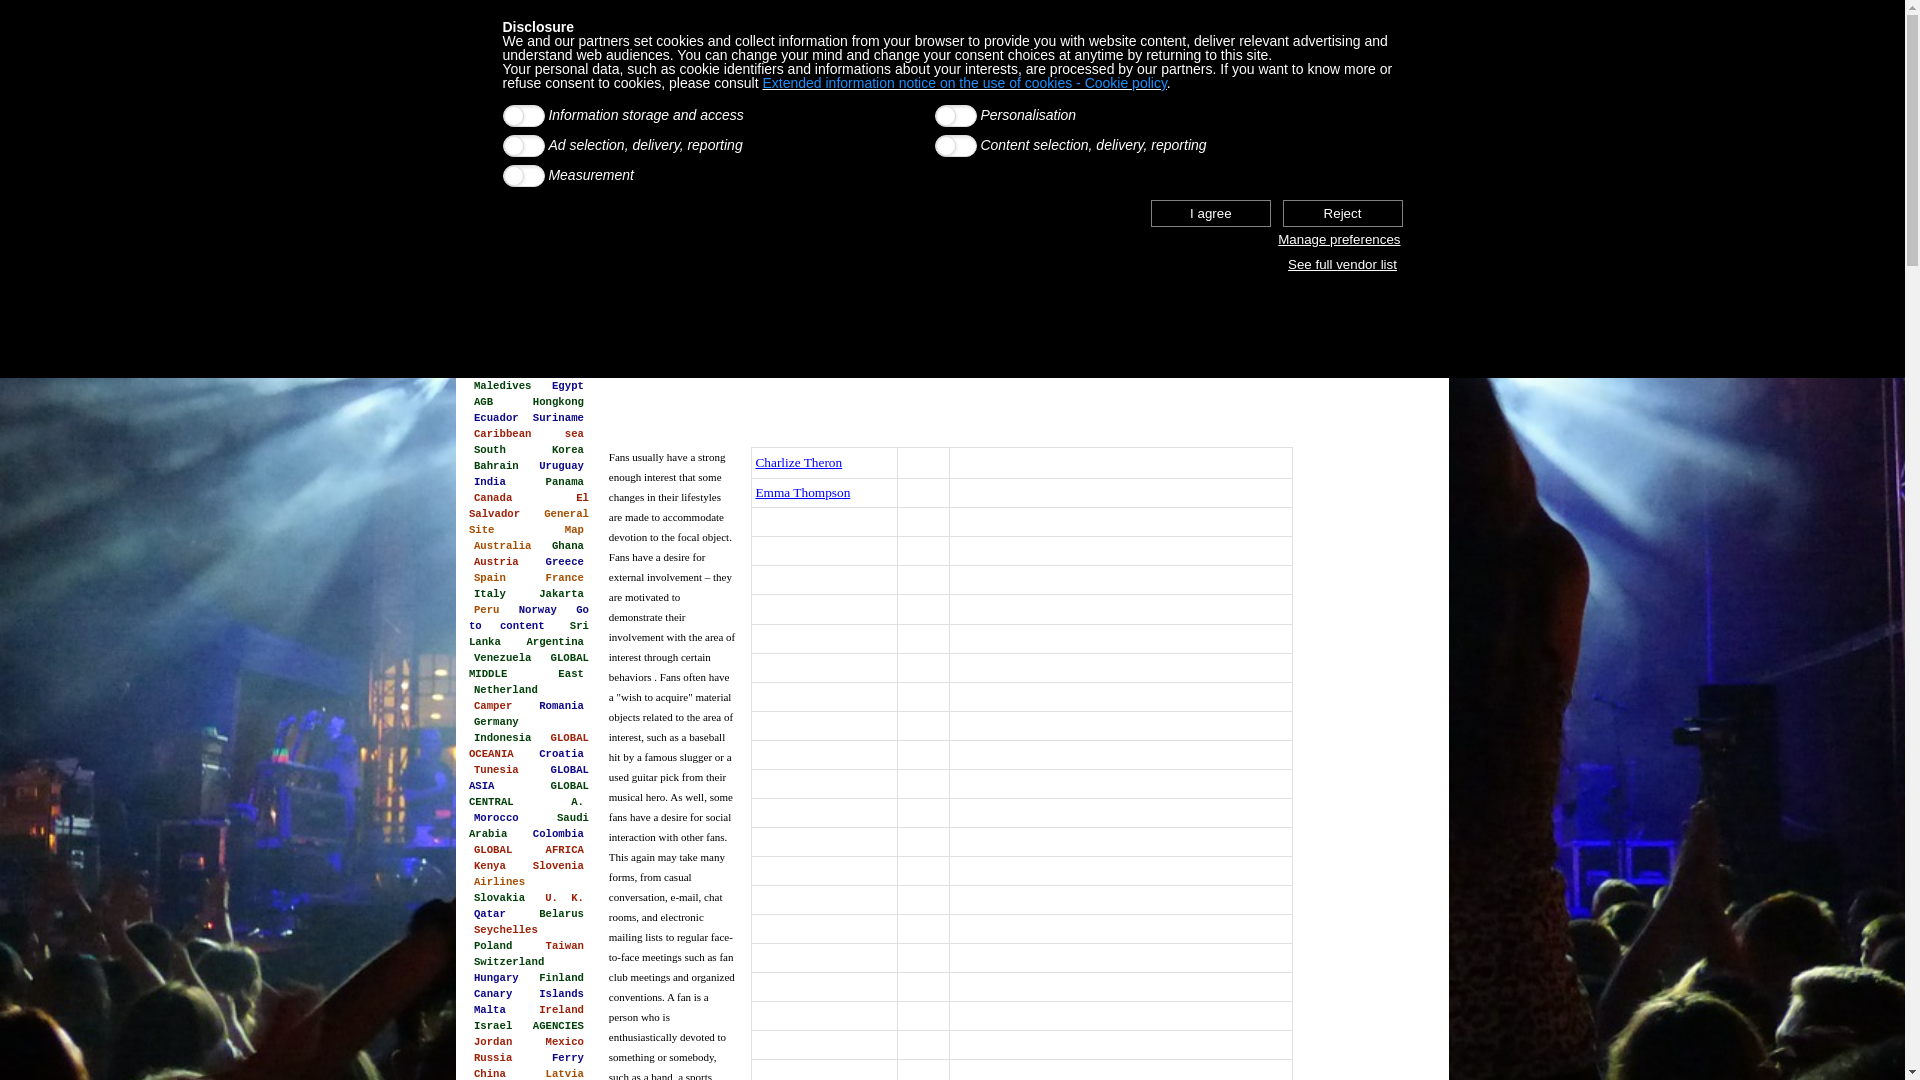  What do you see at coordinates (558, 401) in the screenshot?
I see `'Hongkong'` at bounding box center [558, 401].